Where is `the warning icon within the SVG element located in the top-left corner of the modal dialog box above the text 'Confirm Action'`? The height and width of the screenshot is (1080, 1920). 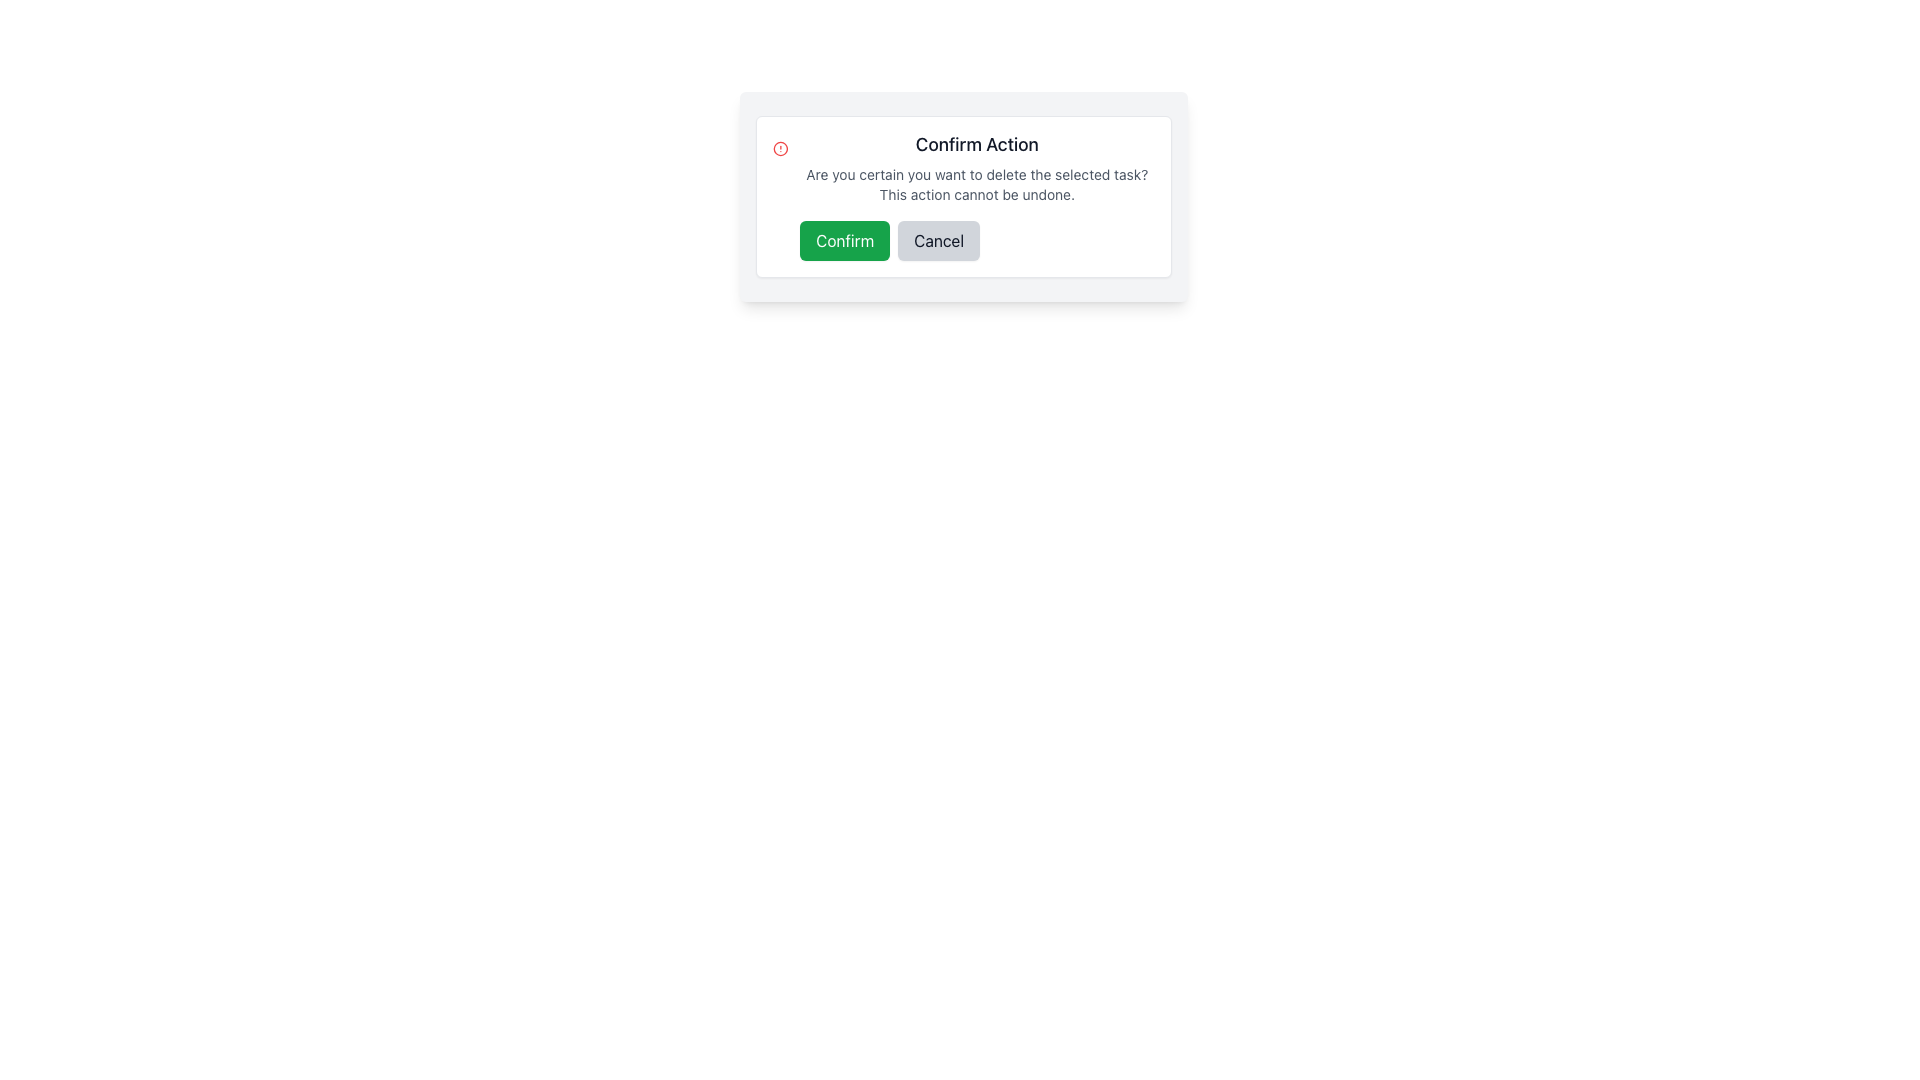 the warning icon within the SVG element located in the top-left corner of the modal dialog box above the text 'Confirm Action' is located at coordinates (779, 148).